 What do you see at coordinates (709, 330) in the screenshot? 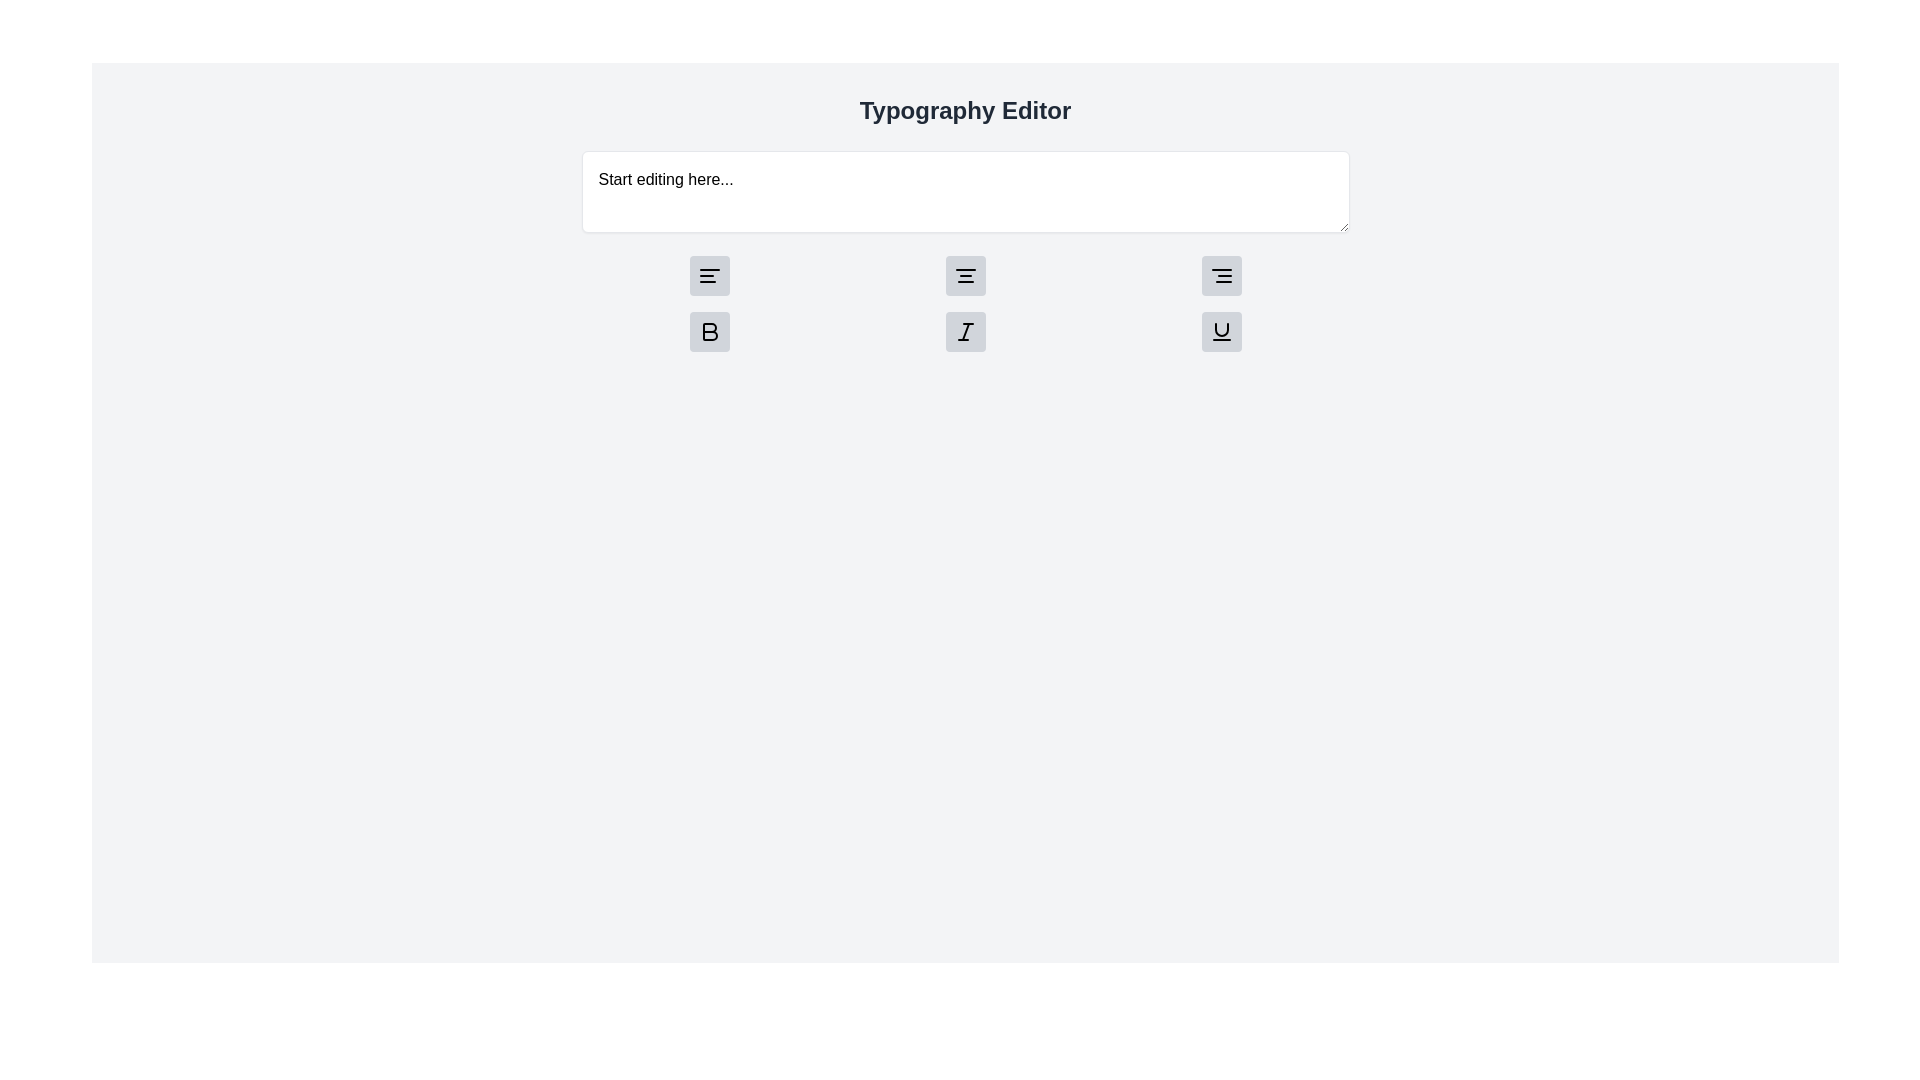
I see `the bold 'B' icon button` at bounding box center [709, 330].